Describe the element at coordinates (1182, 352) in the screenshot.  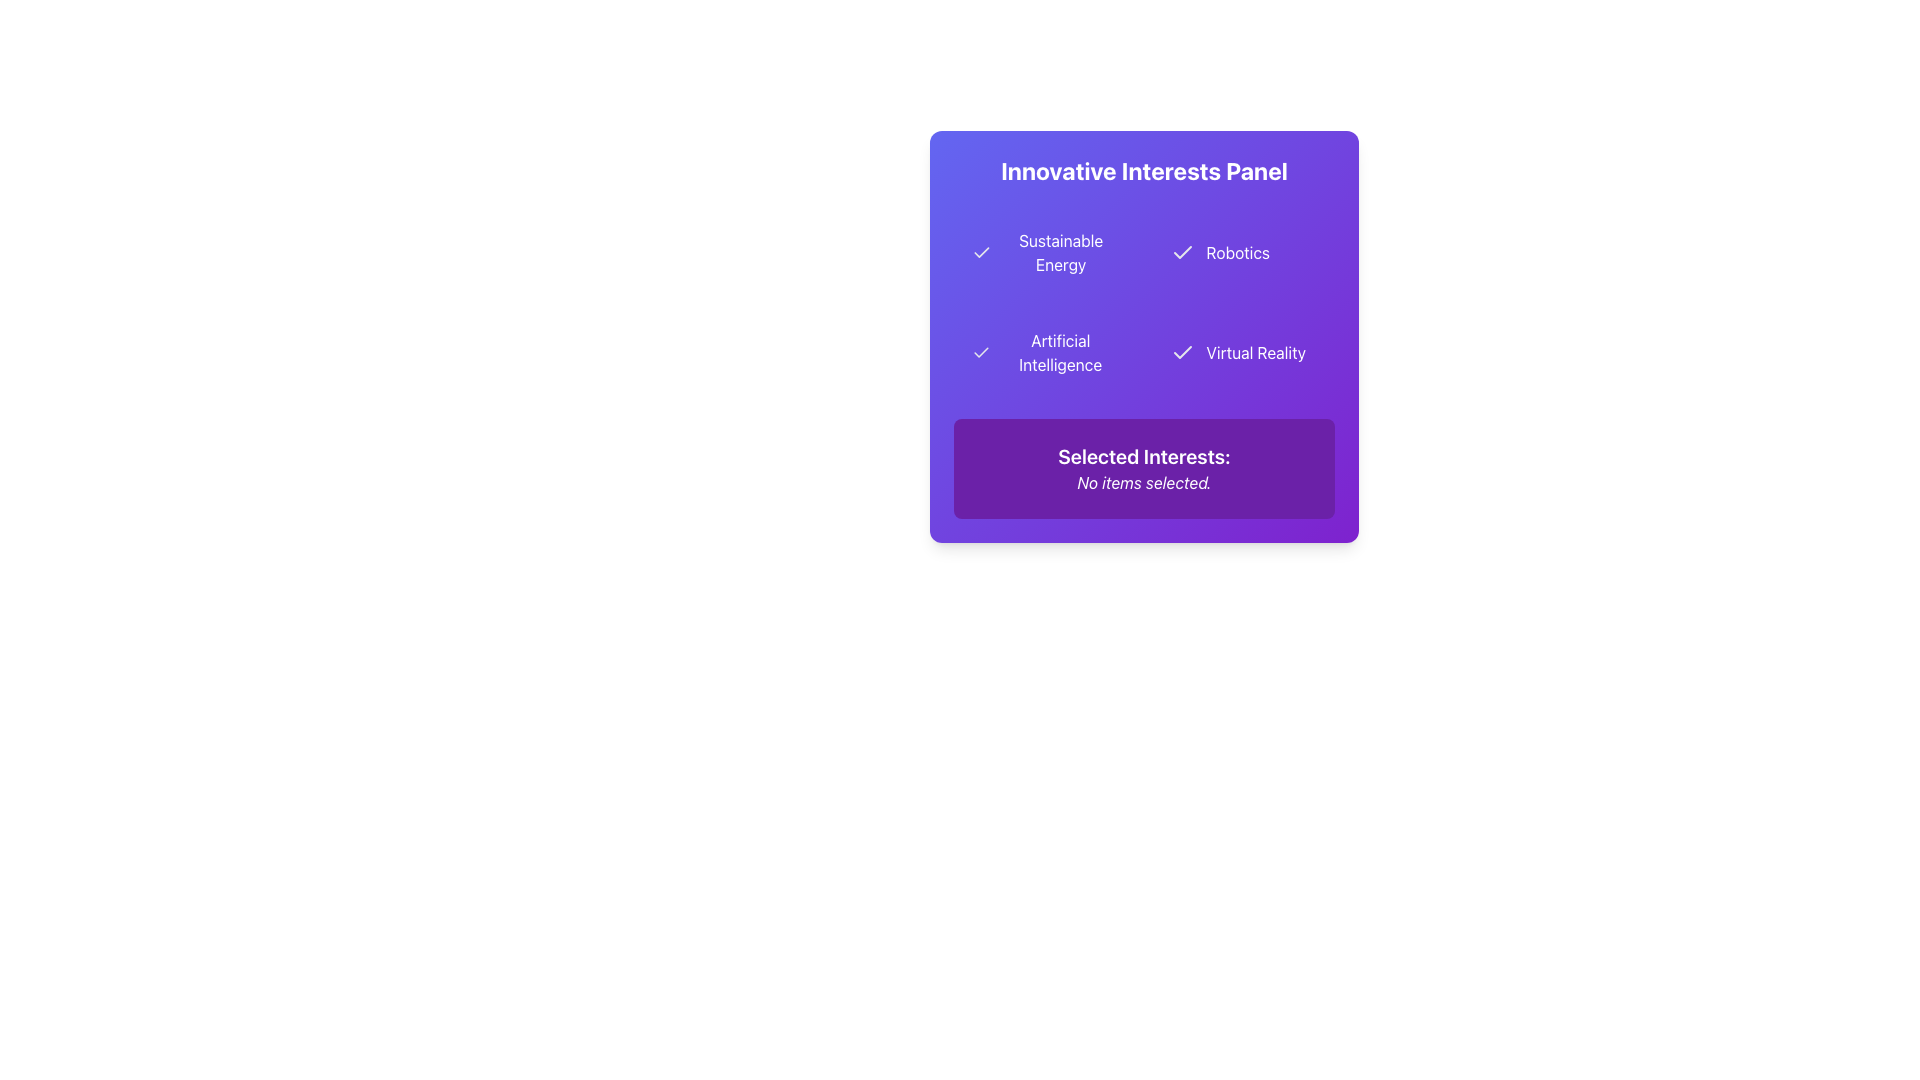
I see `the static icon representing the selected status of the 'Virtual Reality' option` at that location.